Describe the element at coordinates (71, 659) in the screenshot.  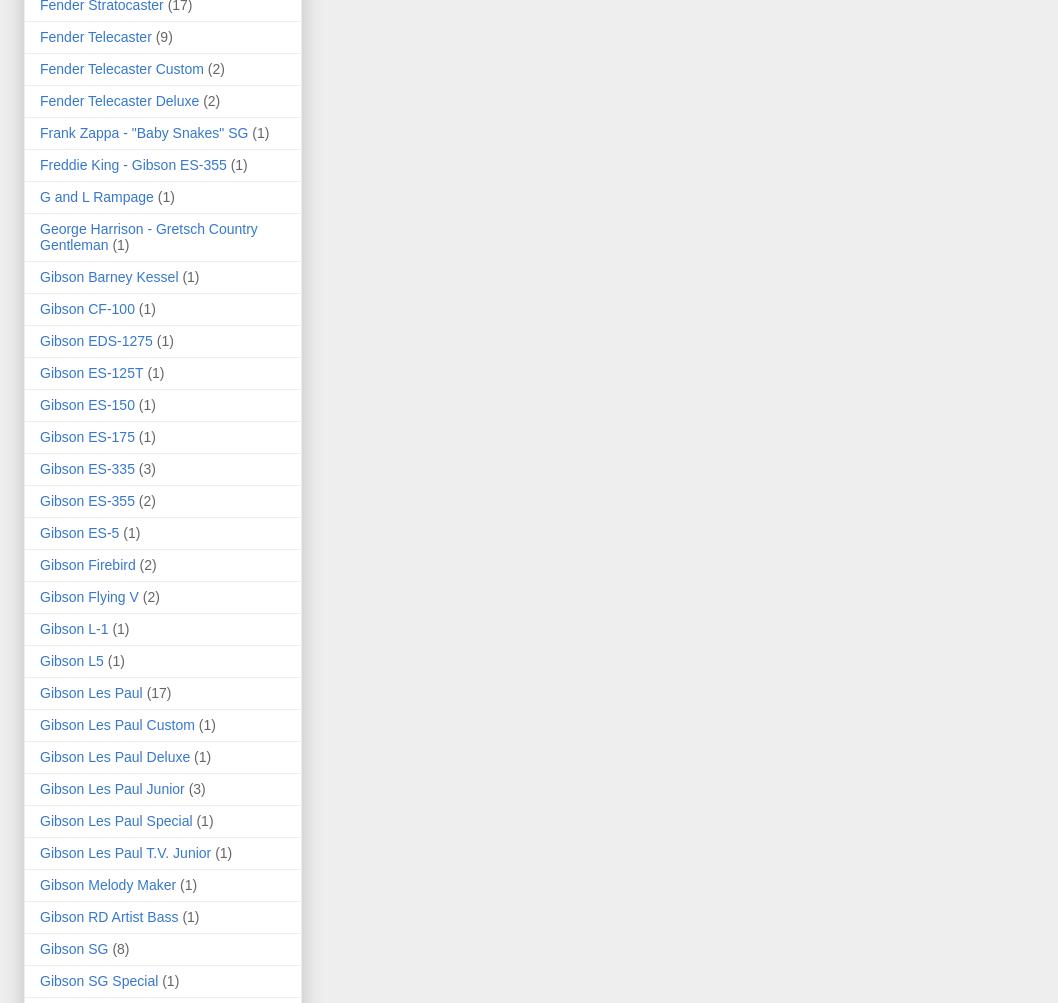
I see `'Gibson L5'` at that location.